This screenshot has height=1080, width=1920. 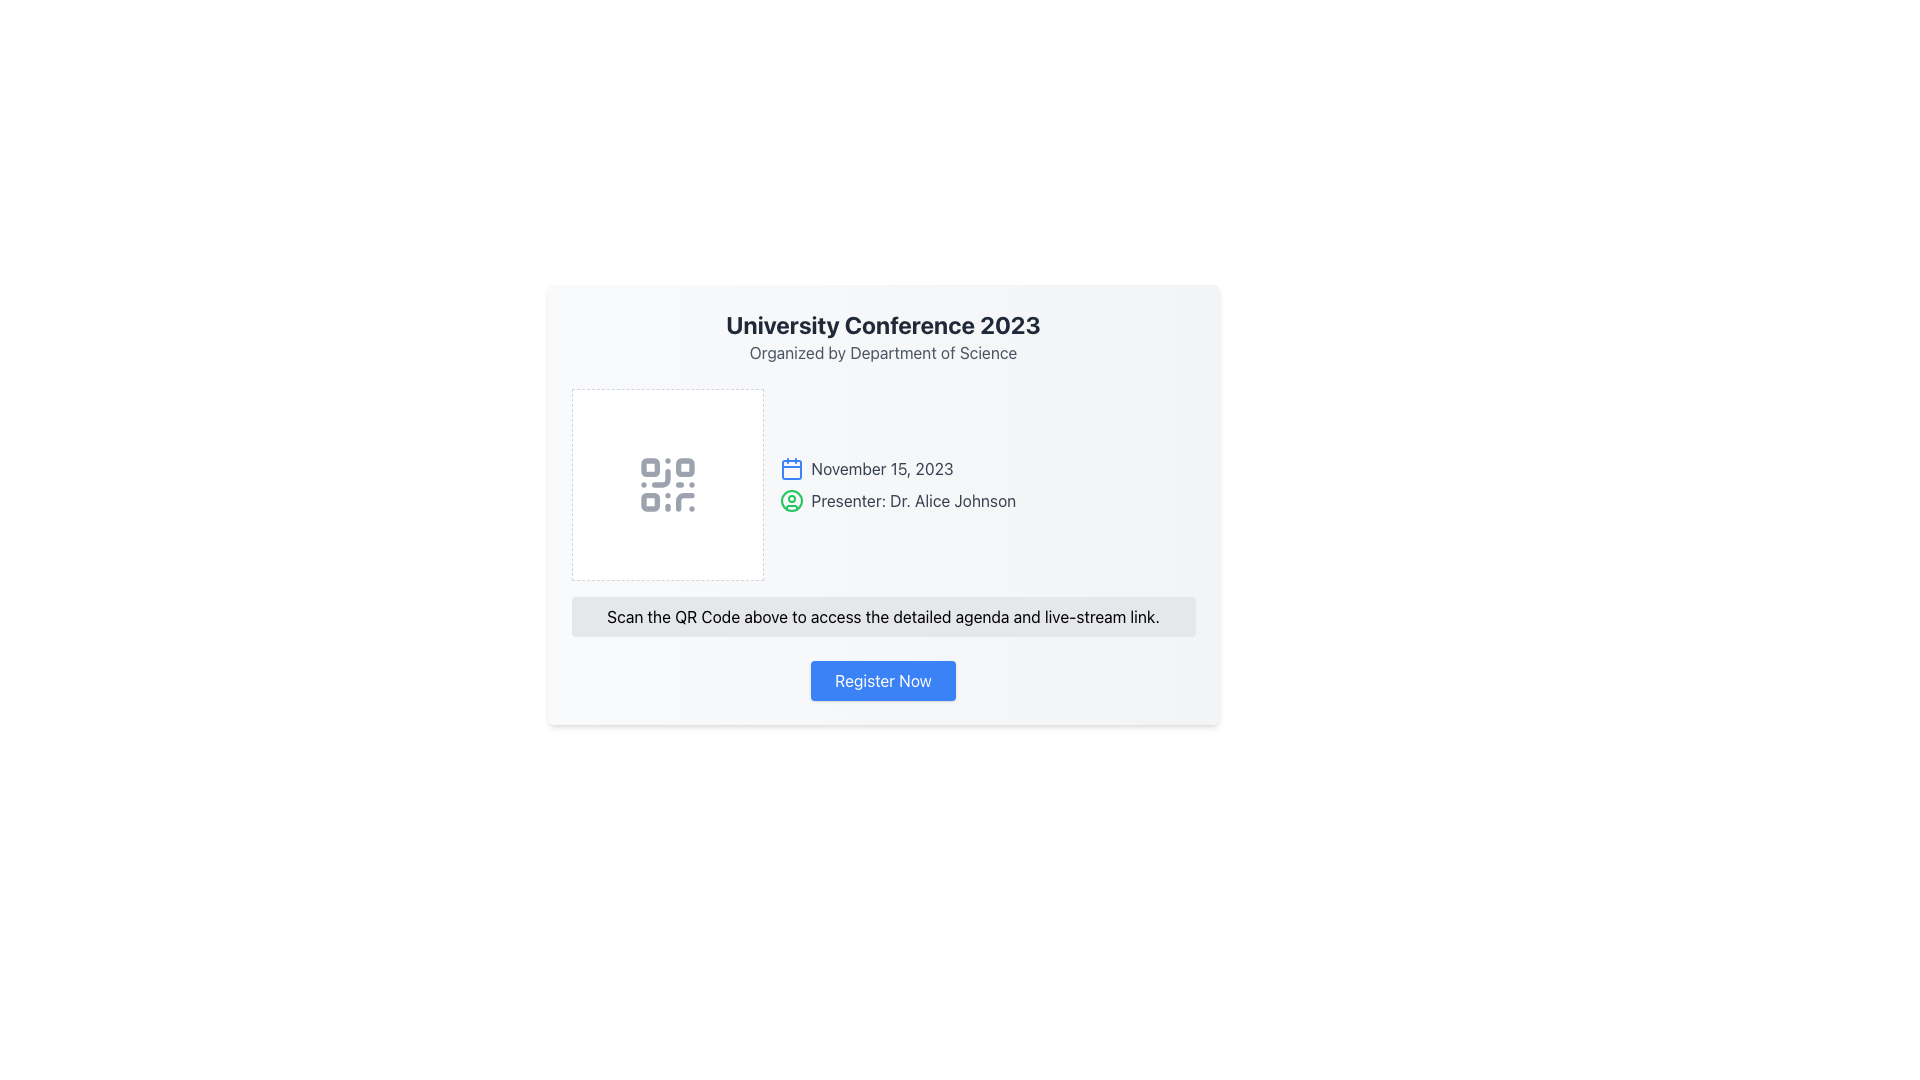 What do you see at coordinates (882, 323) in the screenshot?
I see `main heading text element that serves as the title for the displayed content, positioned at the center near the top of the interface` at bounding box center [882, 323].